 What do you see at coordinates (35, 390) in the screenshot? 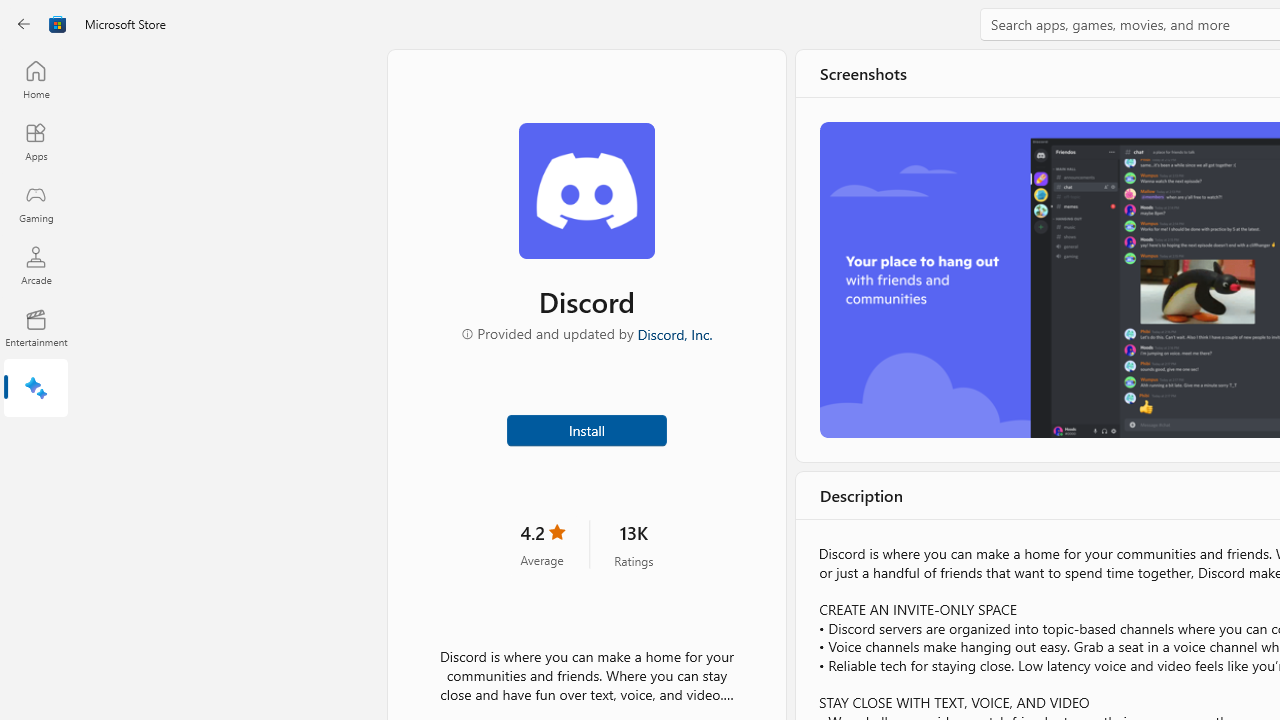
I see `'AI Hub'` at bounding box center [35, 390].